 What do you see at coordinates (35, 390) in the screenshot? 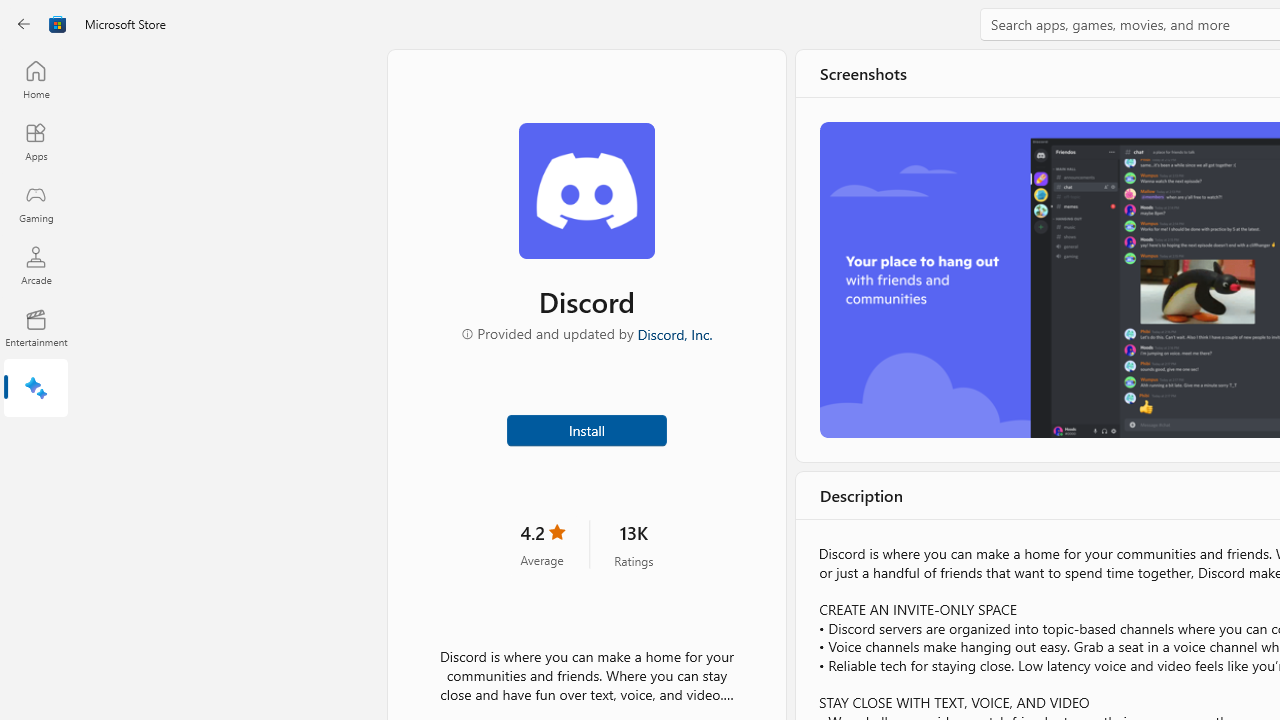
I see `'AI Hub'` at bounding box center [35, 390].